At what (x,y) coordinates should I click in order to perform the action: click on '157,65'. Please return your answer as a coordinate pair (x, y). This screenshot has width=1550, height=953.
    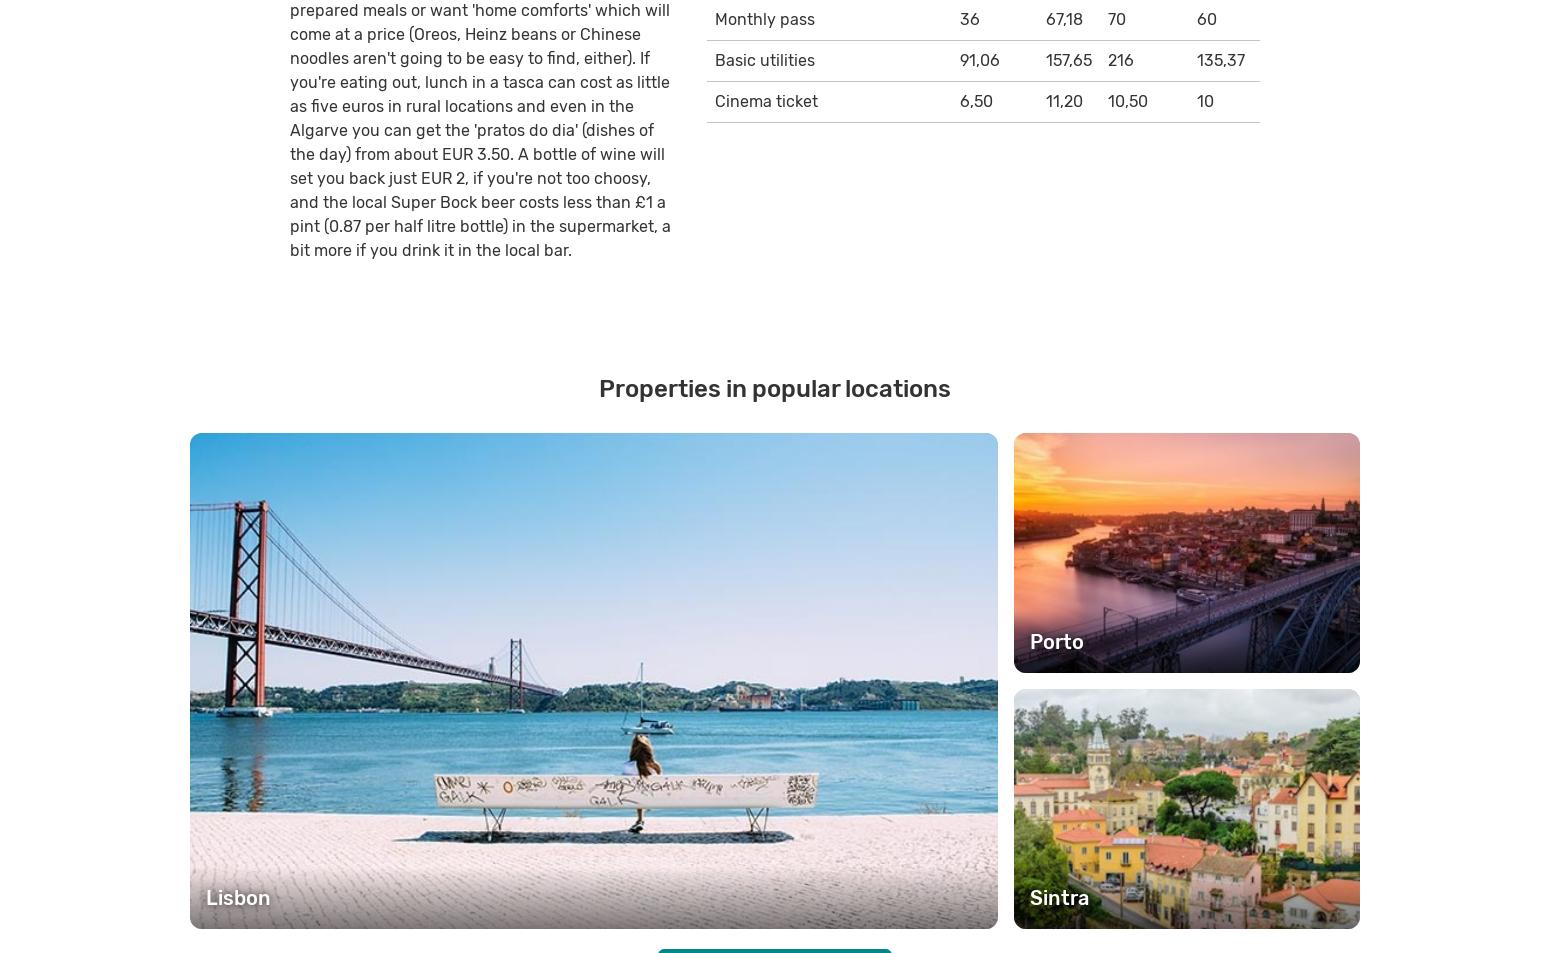
    Looking at the image, I should click on (1067, 58).